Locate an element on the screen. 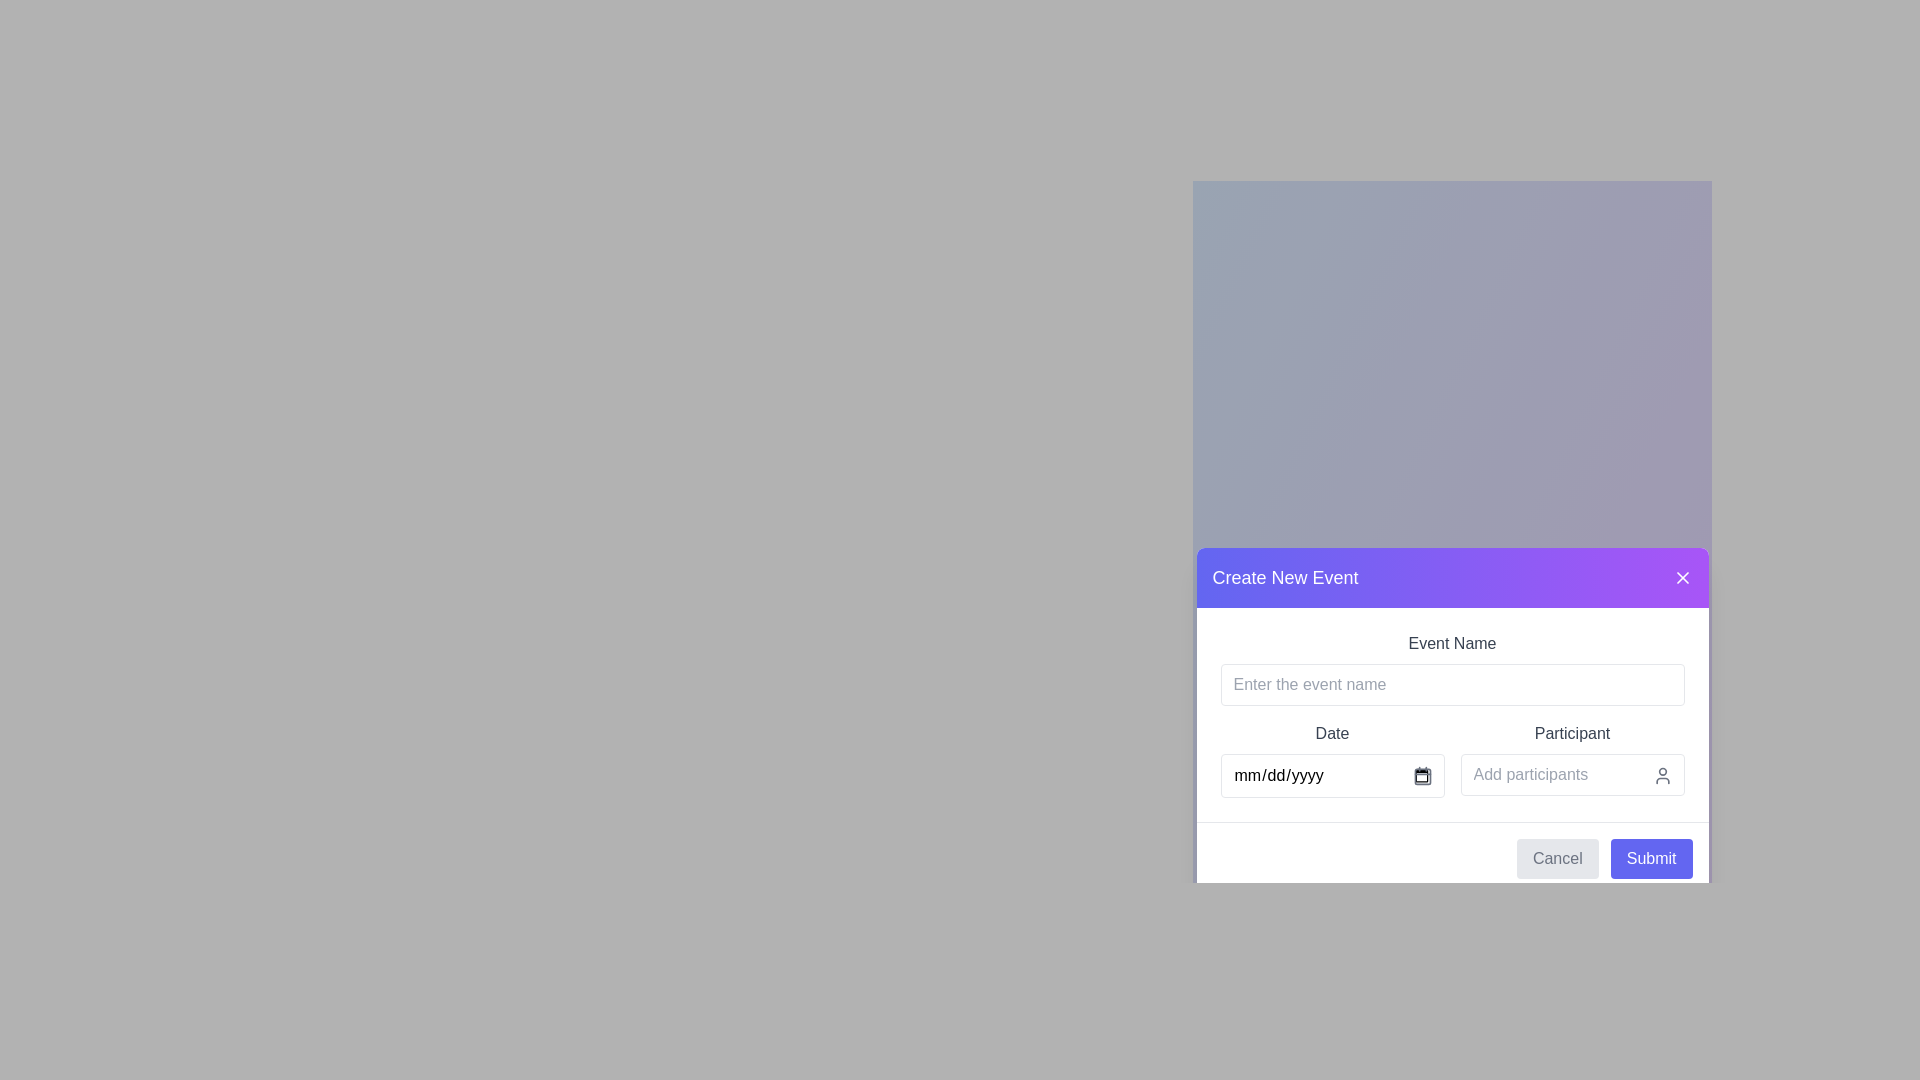 The height and width of the screenshot is (1080, 1920). the static label text indicating the input field for the event name in the 'Create New Event' modal dialog is located at coordinates (1452, 643).